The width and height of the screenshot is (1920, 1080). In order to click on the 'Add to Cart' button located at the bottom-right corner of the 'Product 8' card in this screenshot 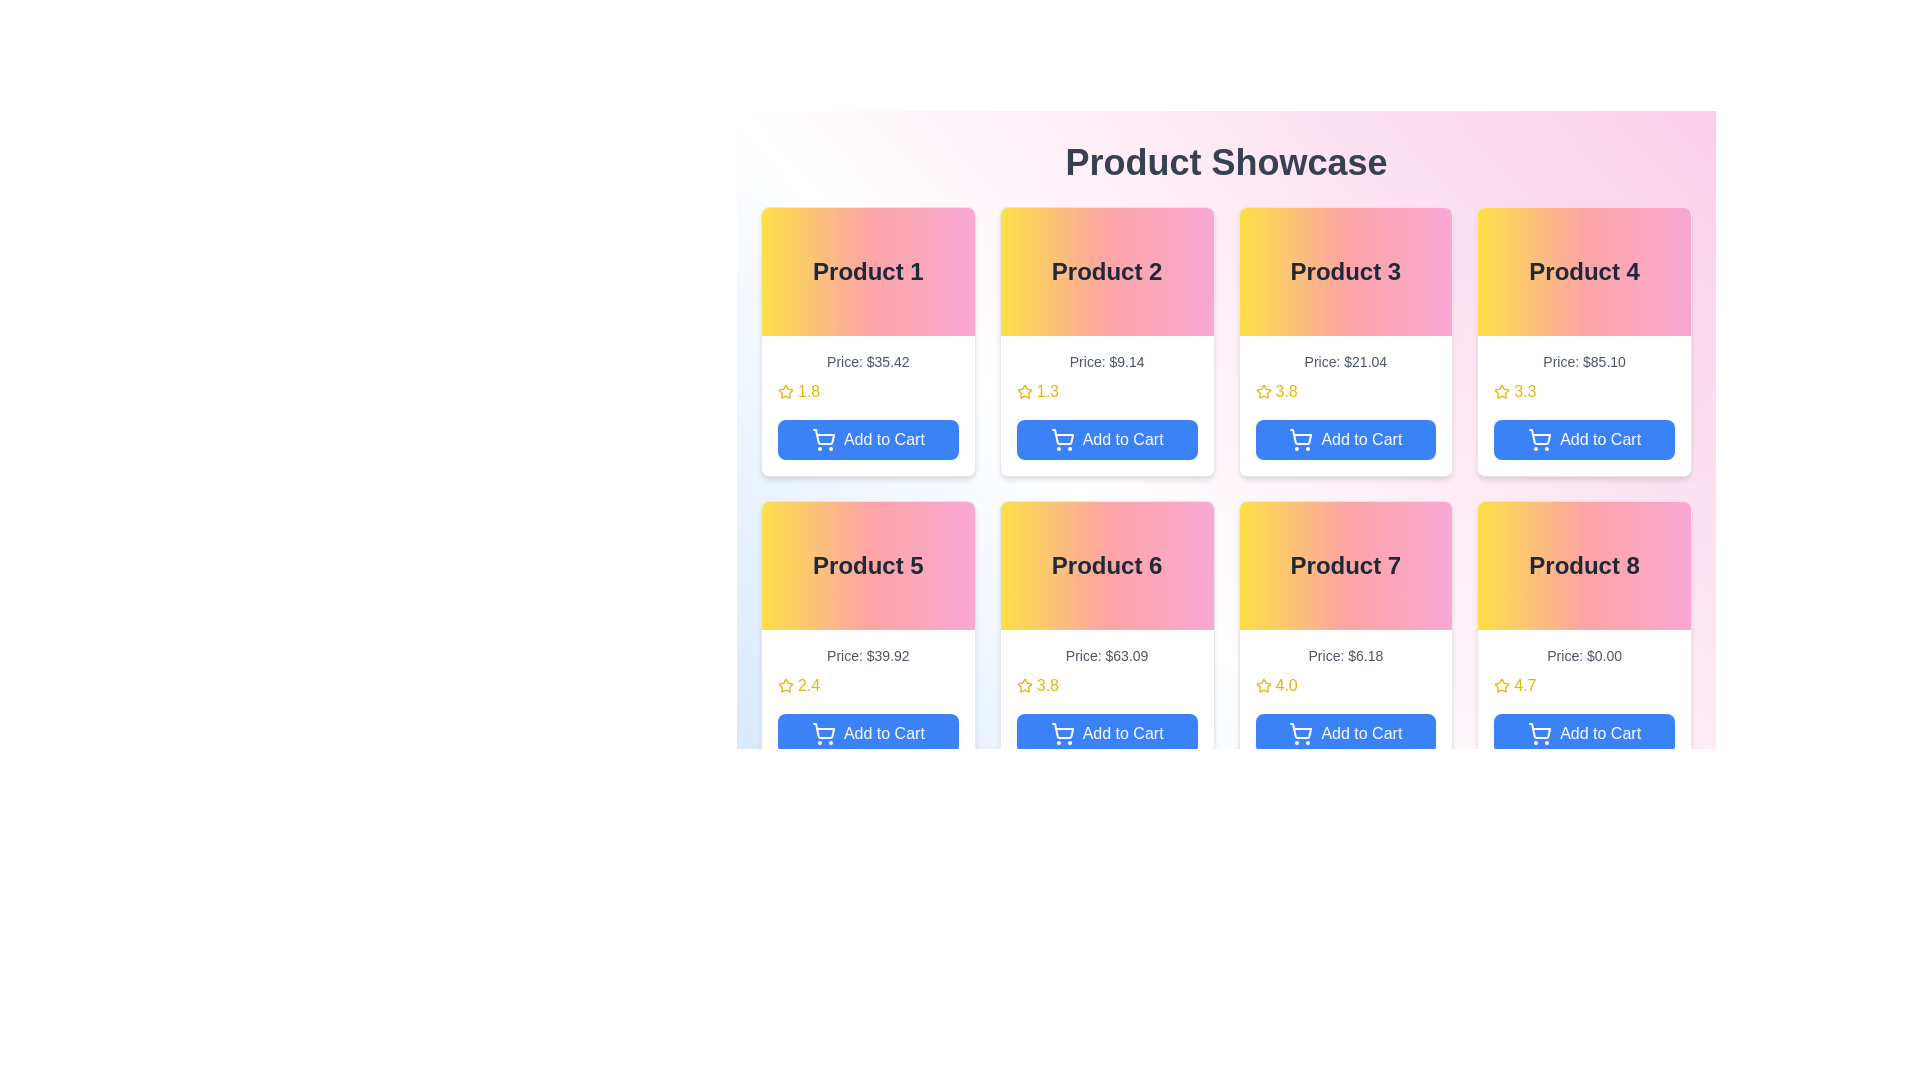, I will do `click(1583, 698)`.